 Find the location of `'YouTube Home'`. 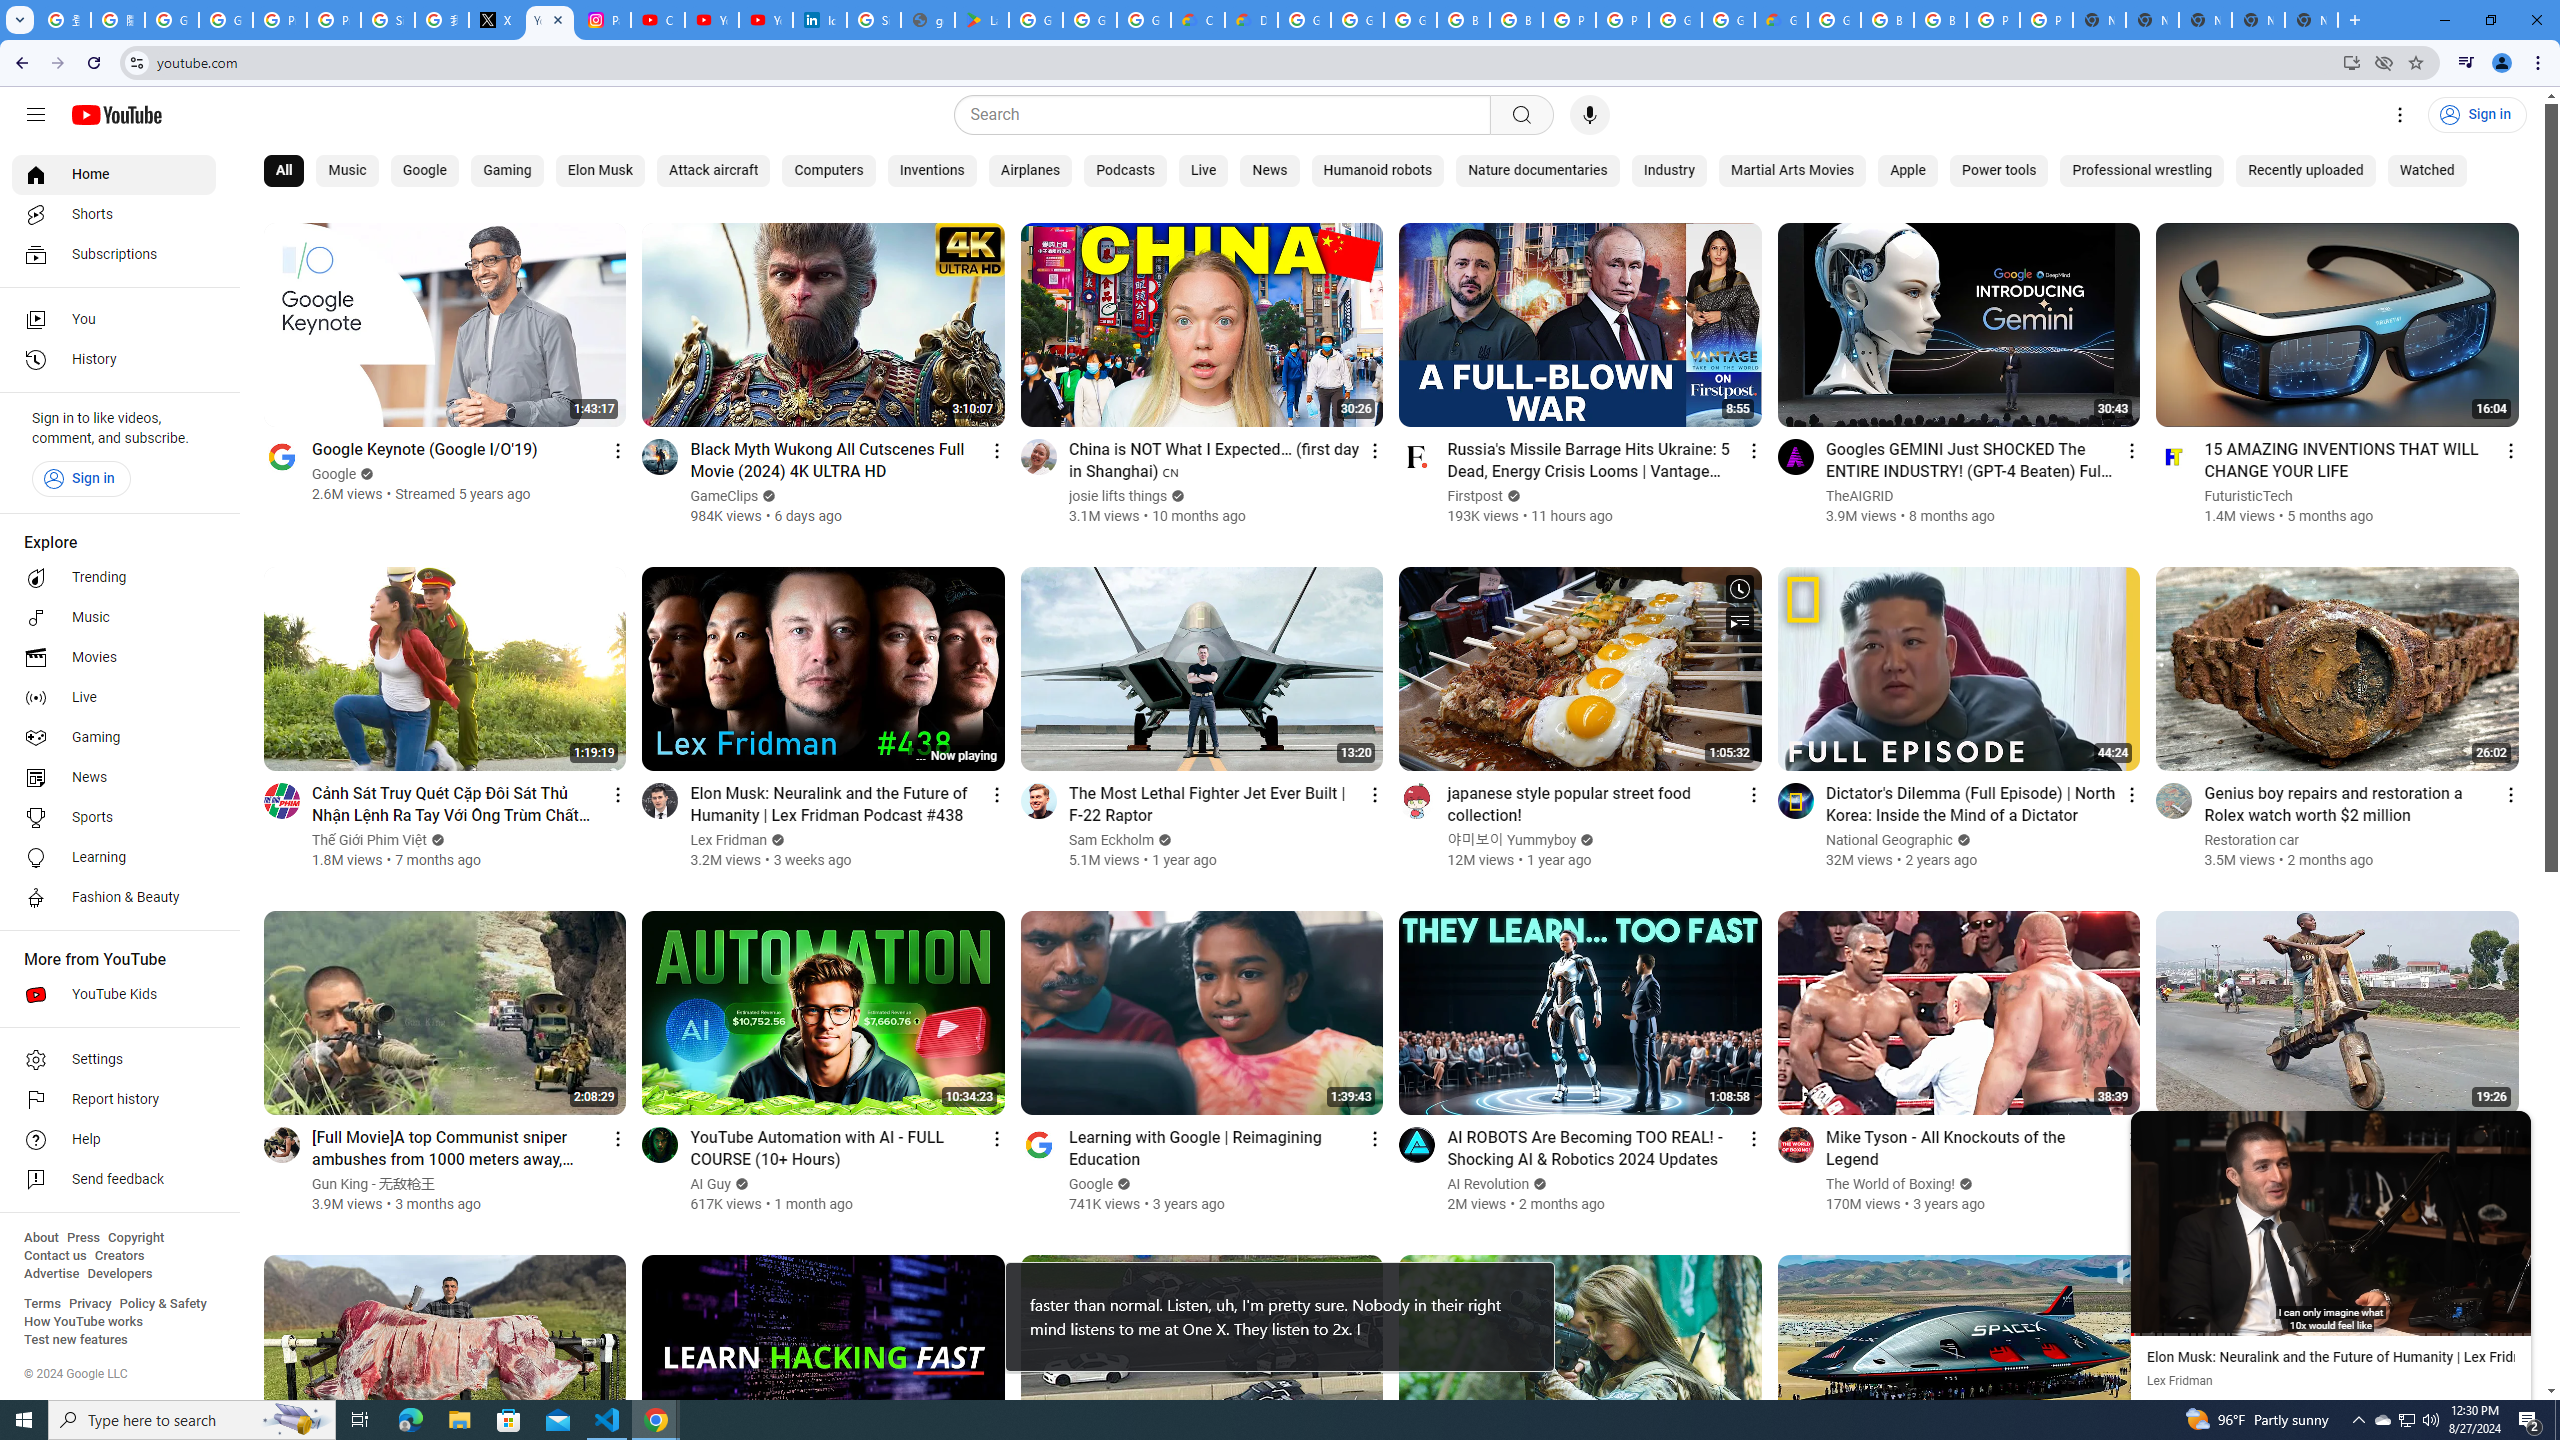

'YouTube Home' is located at coordinates (115, 114).